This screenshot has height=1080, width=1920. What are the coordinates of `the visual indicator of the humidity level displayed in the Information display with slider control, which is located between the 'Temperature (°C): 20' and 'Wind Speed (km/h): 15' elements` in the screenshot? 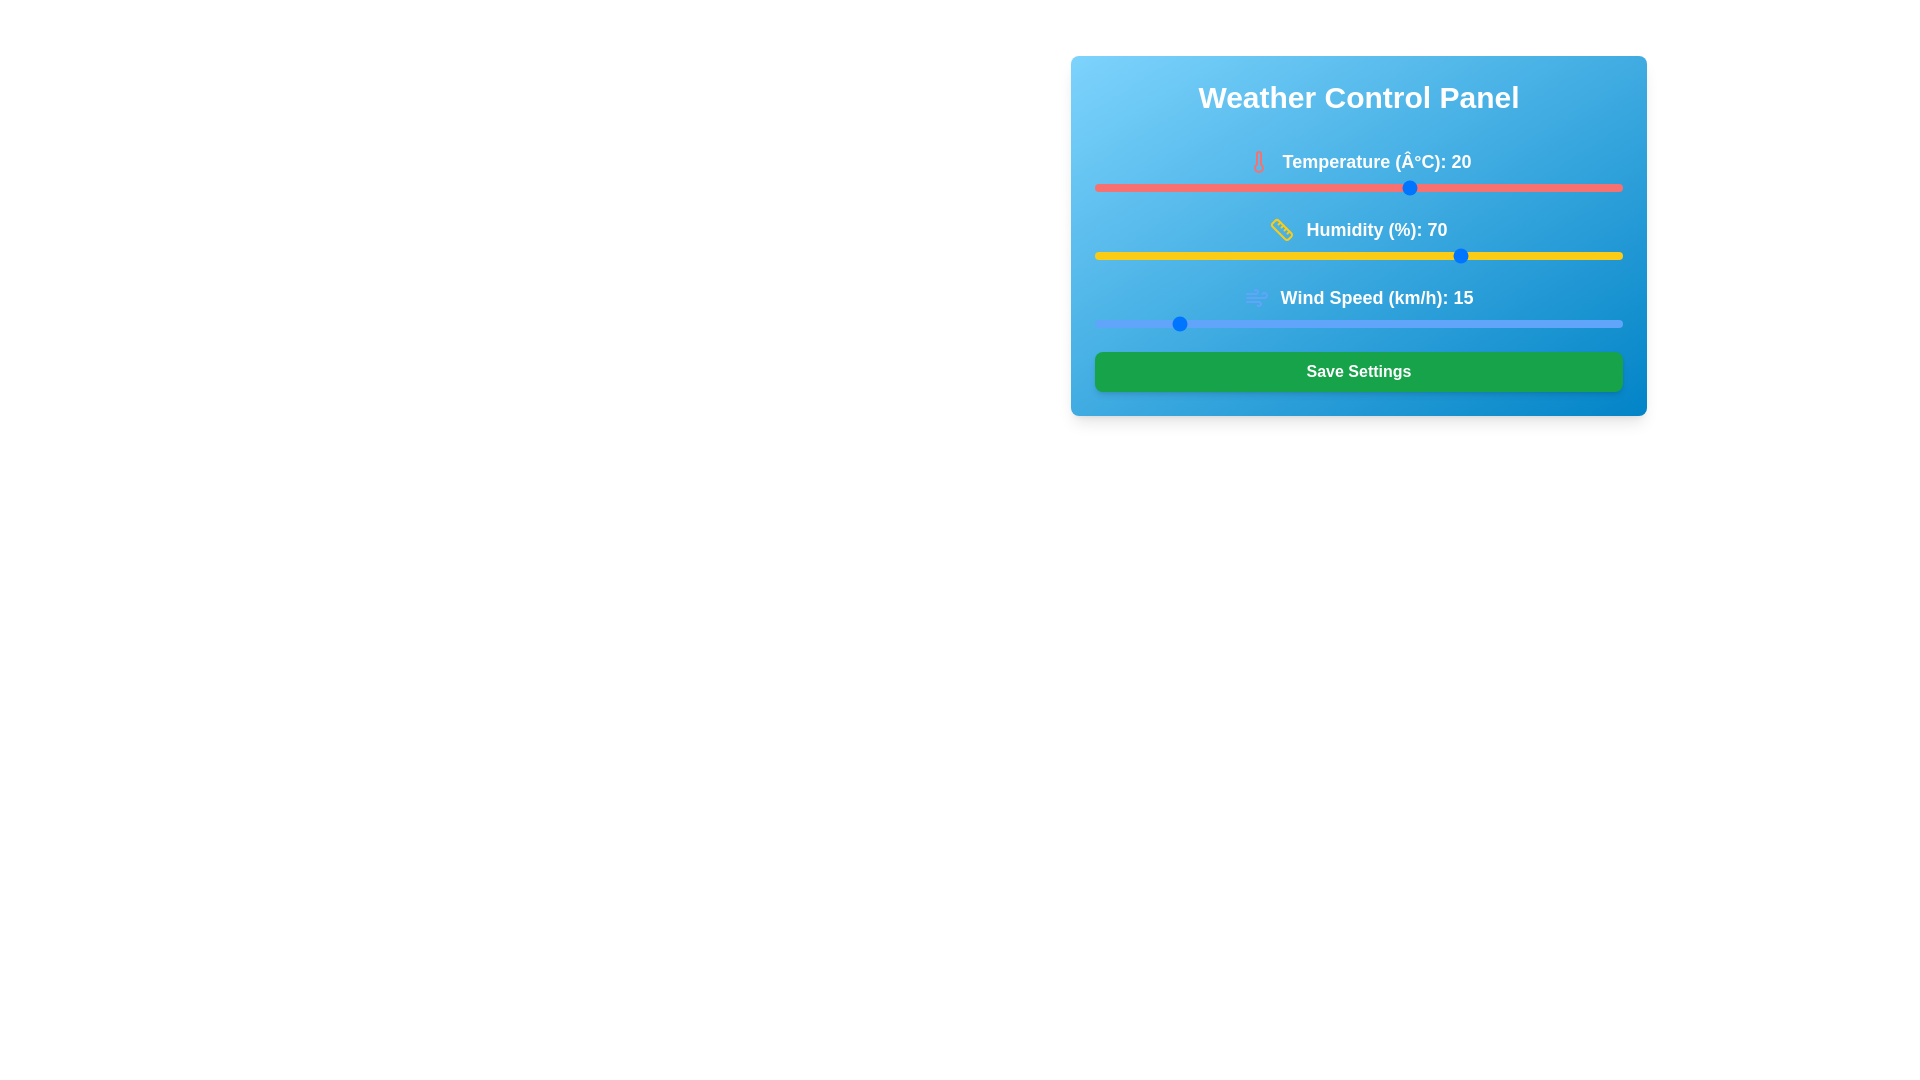 It's located at (1358, 237).